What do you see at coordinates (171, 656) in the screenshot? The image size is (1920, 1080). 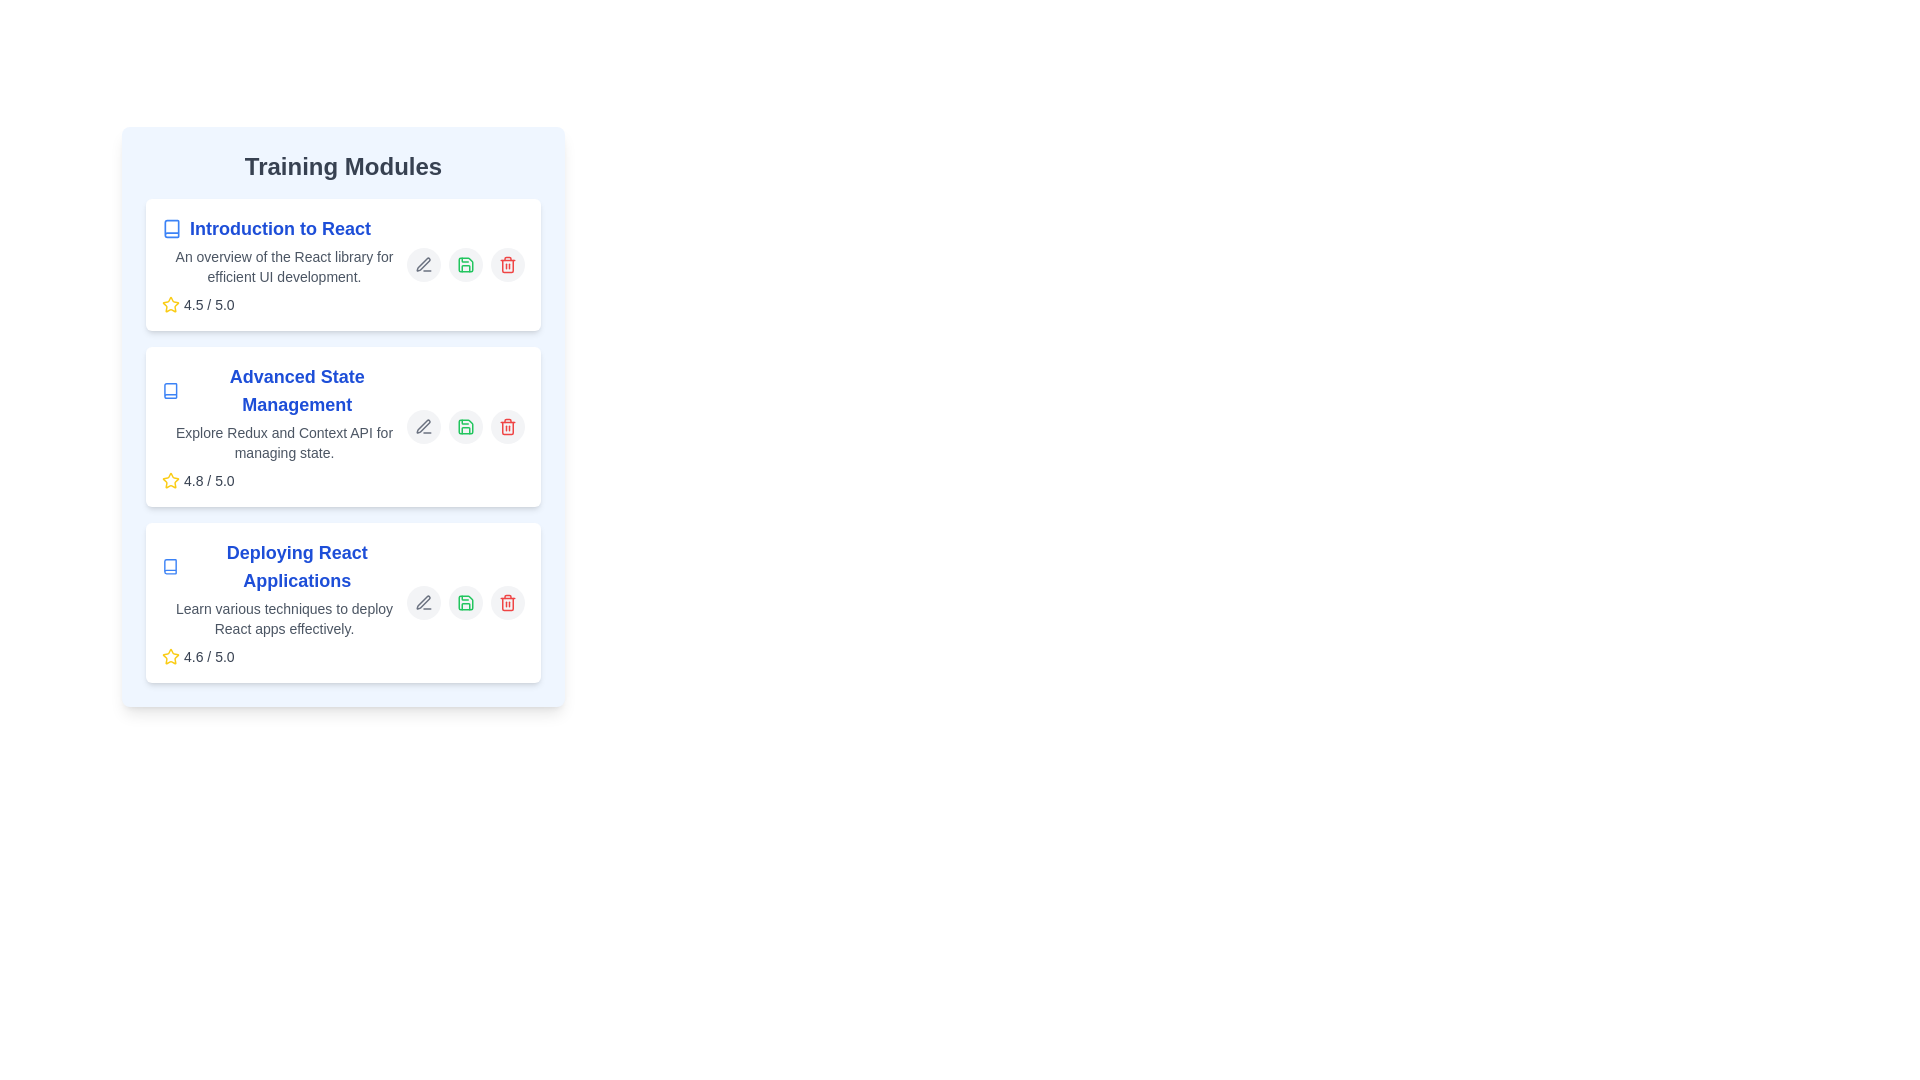 I see `the star icon representing the rating for the training module 'Deploying React Applications' located in the third card under the 'Training Modules' section` at bounding box center [171, 656].